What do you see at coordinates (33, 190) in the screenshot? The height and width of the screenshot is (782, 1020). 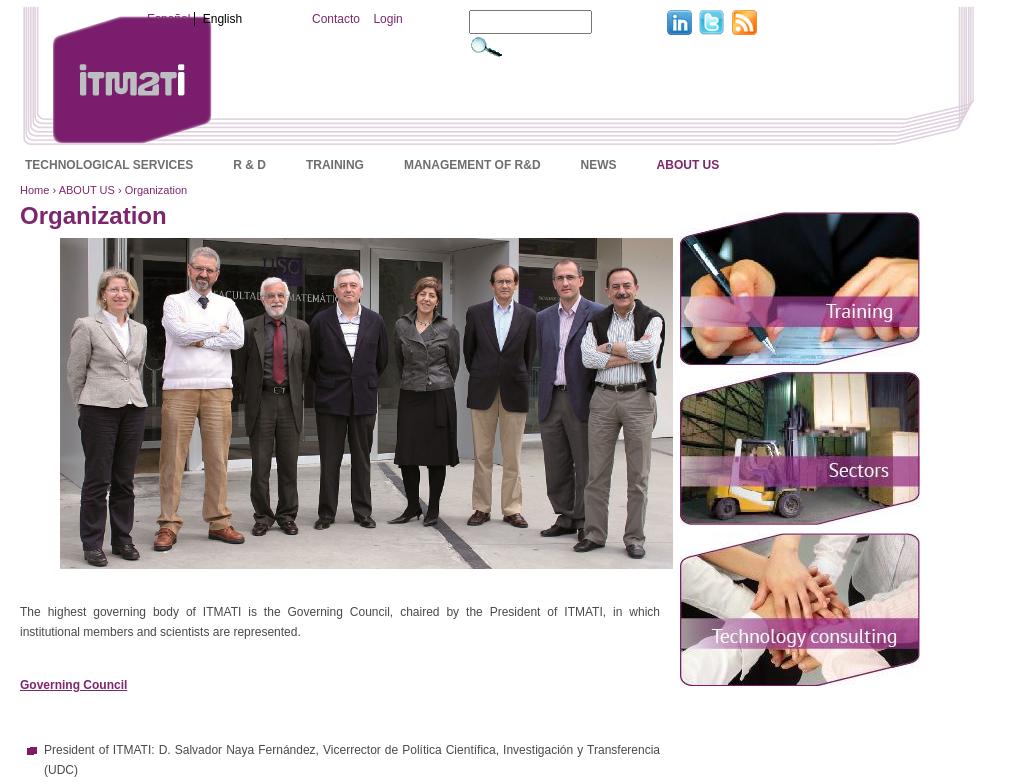 I see `'Home'` at bounding box center [33, 190].